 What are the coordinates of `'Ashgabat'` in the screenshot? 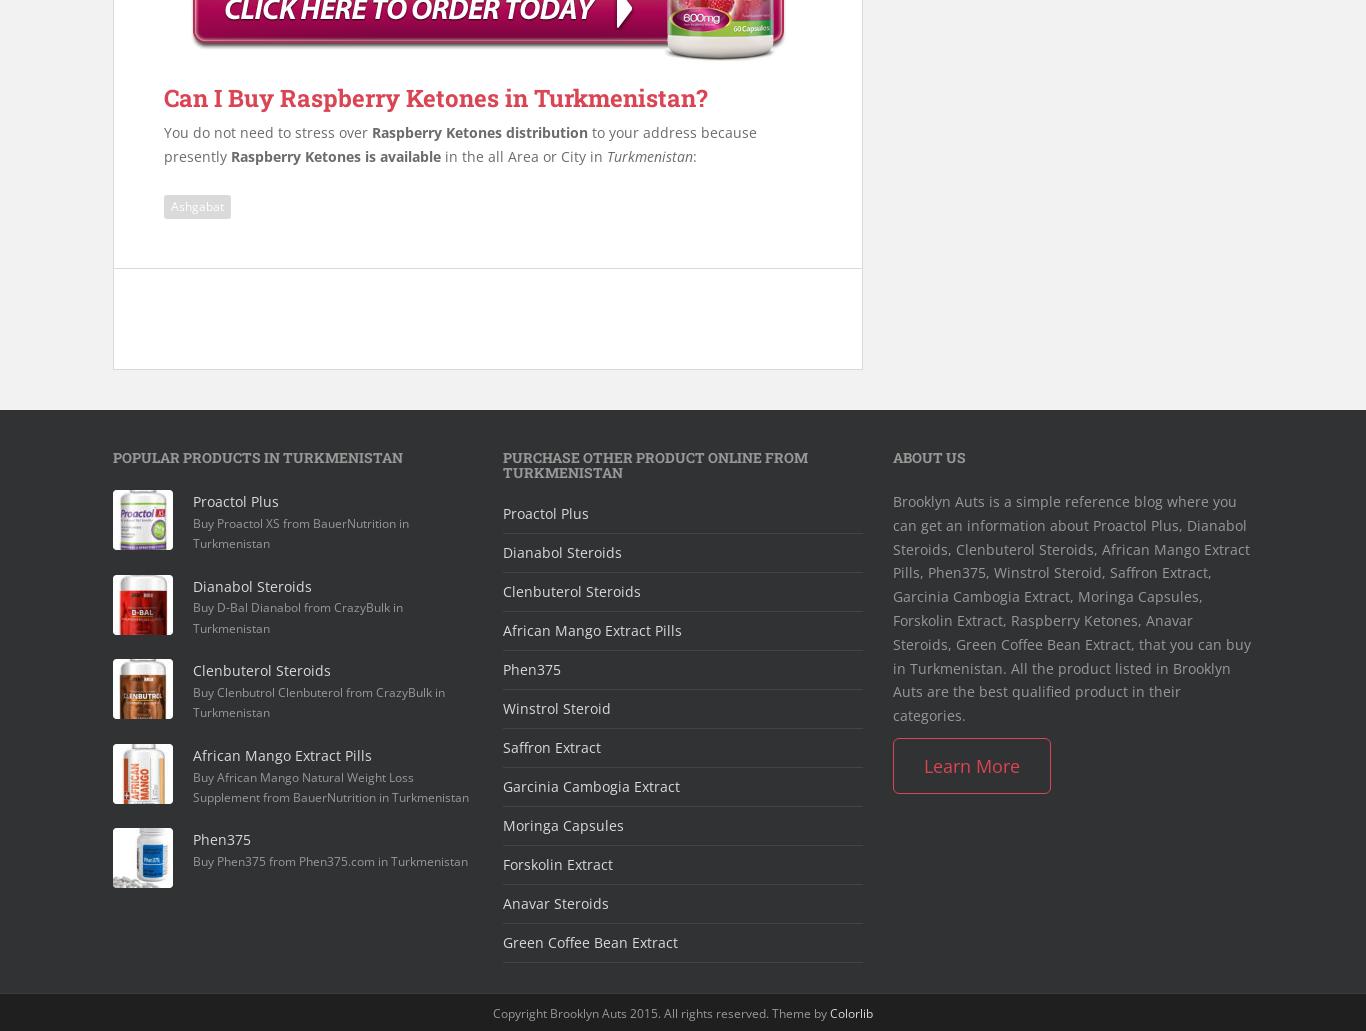 It's located at (196, 204).